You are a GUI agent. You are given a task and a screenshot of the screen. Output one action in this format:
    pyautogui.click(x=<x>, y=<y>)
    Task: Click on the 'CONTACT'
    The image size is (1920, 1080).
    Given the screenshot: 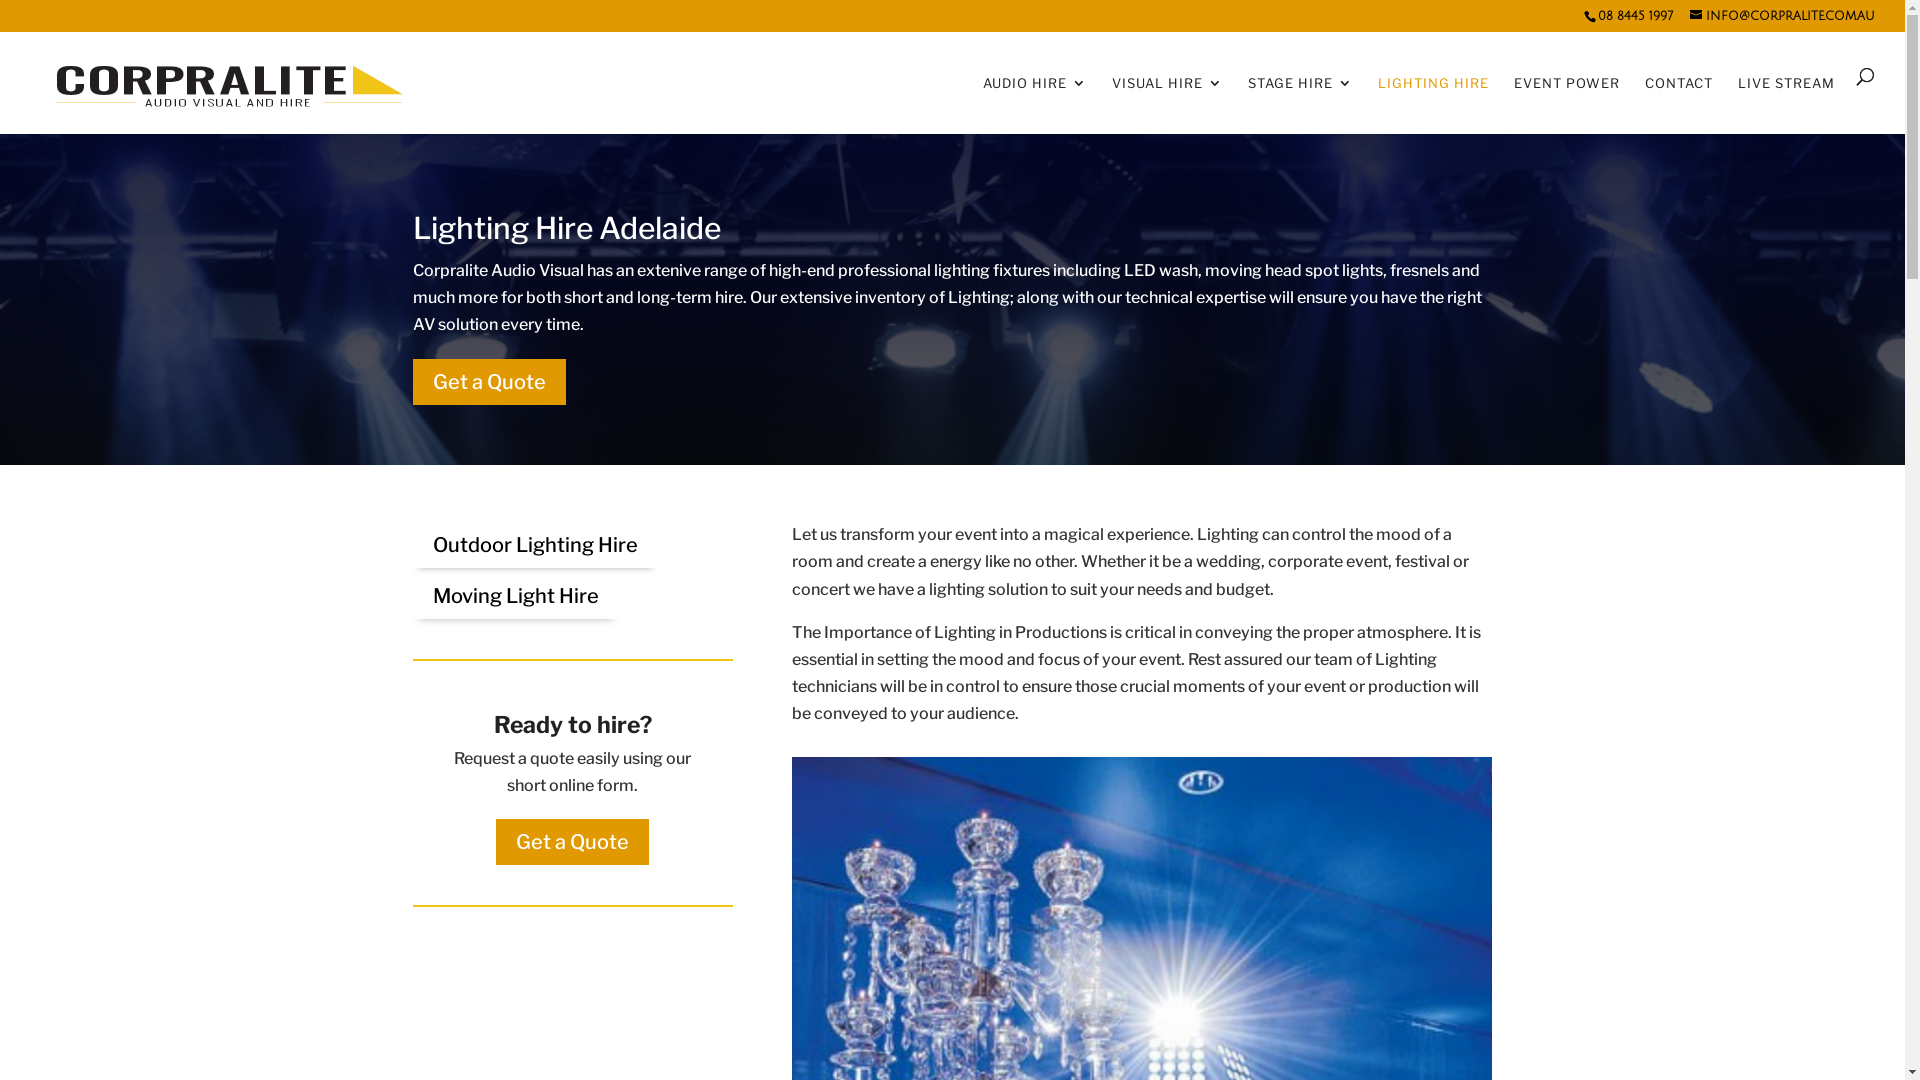 What is the action you would take?
    pyautogui.click(x=1679, y=100)
    